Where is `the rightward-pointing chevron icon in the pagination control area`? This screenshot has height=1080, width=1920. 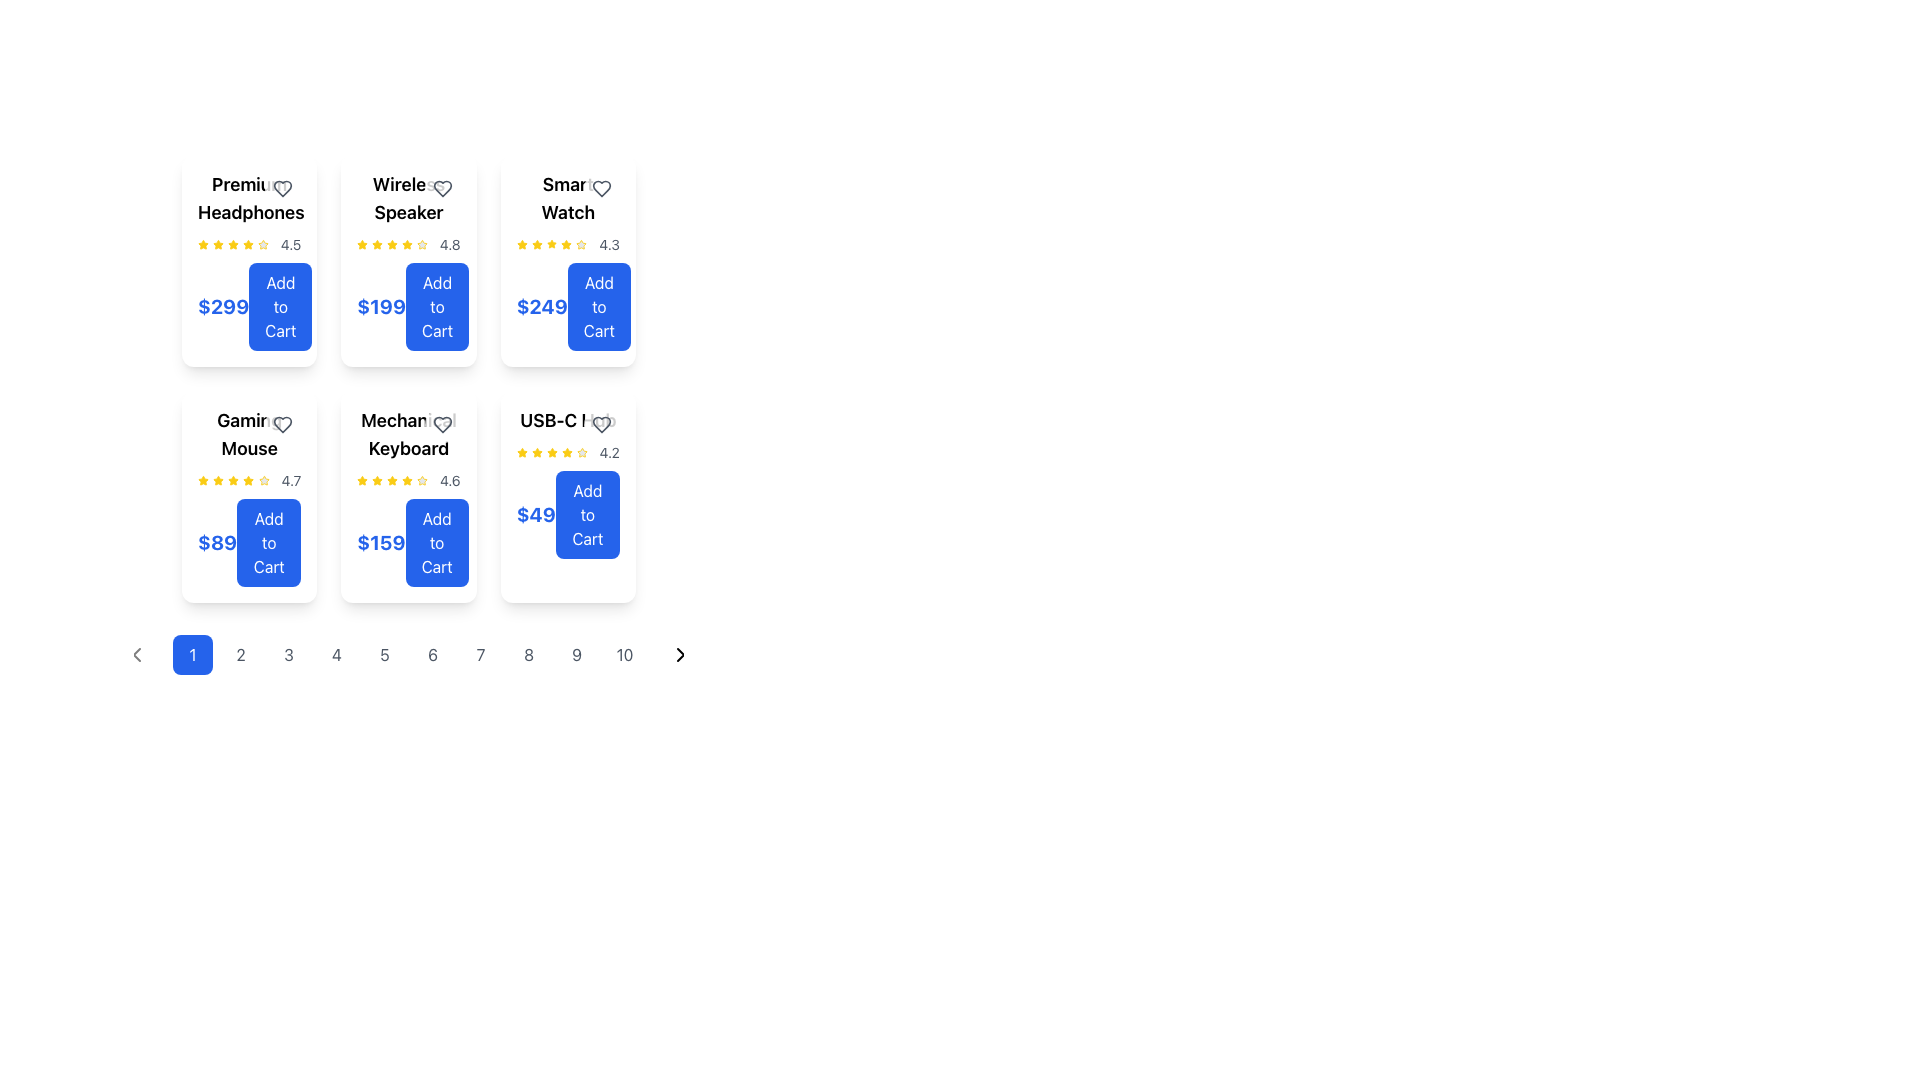 the rightward-pointing chevron icon in the pagination control area is located at coordinates (681, 655).